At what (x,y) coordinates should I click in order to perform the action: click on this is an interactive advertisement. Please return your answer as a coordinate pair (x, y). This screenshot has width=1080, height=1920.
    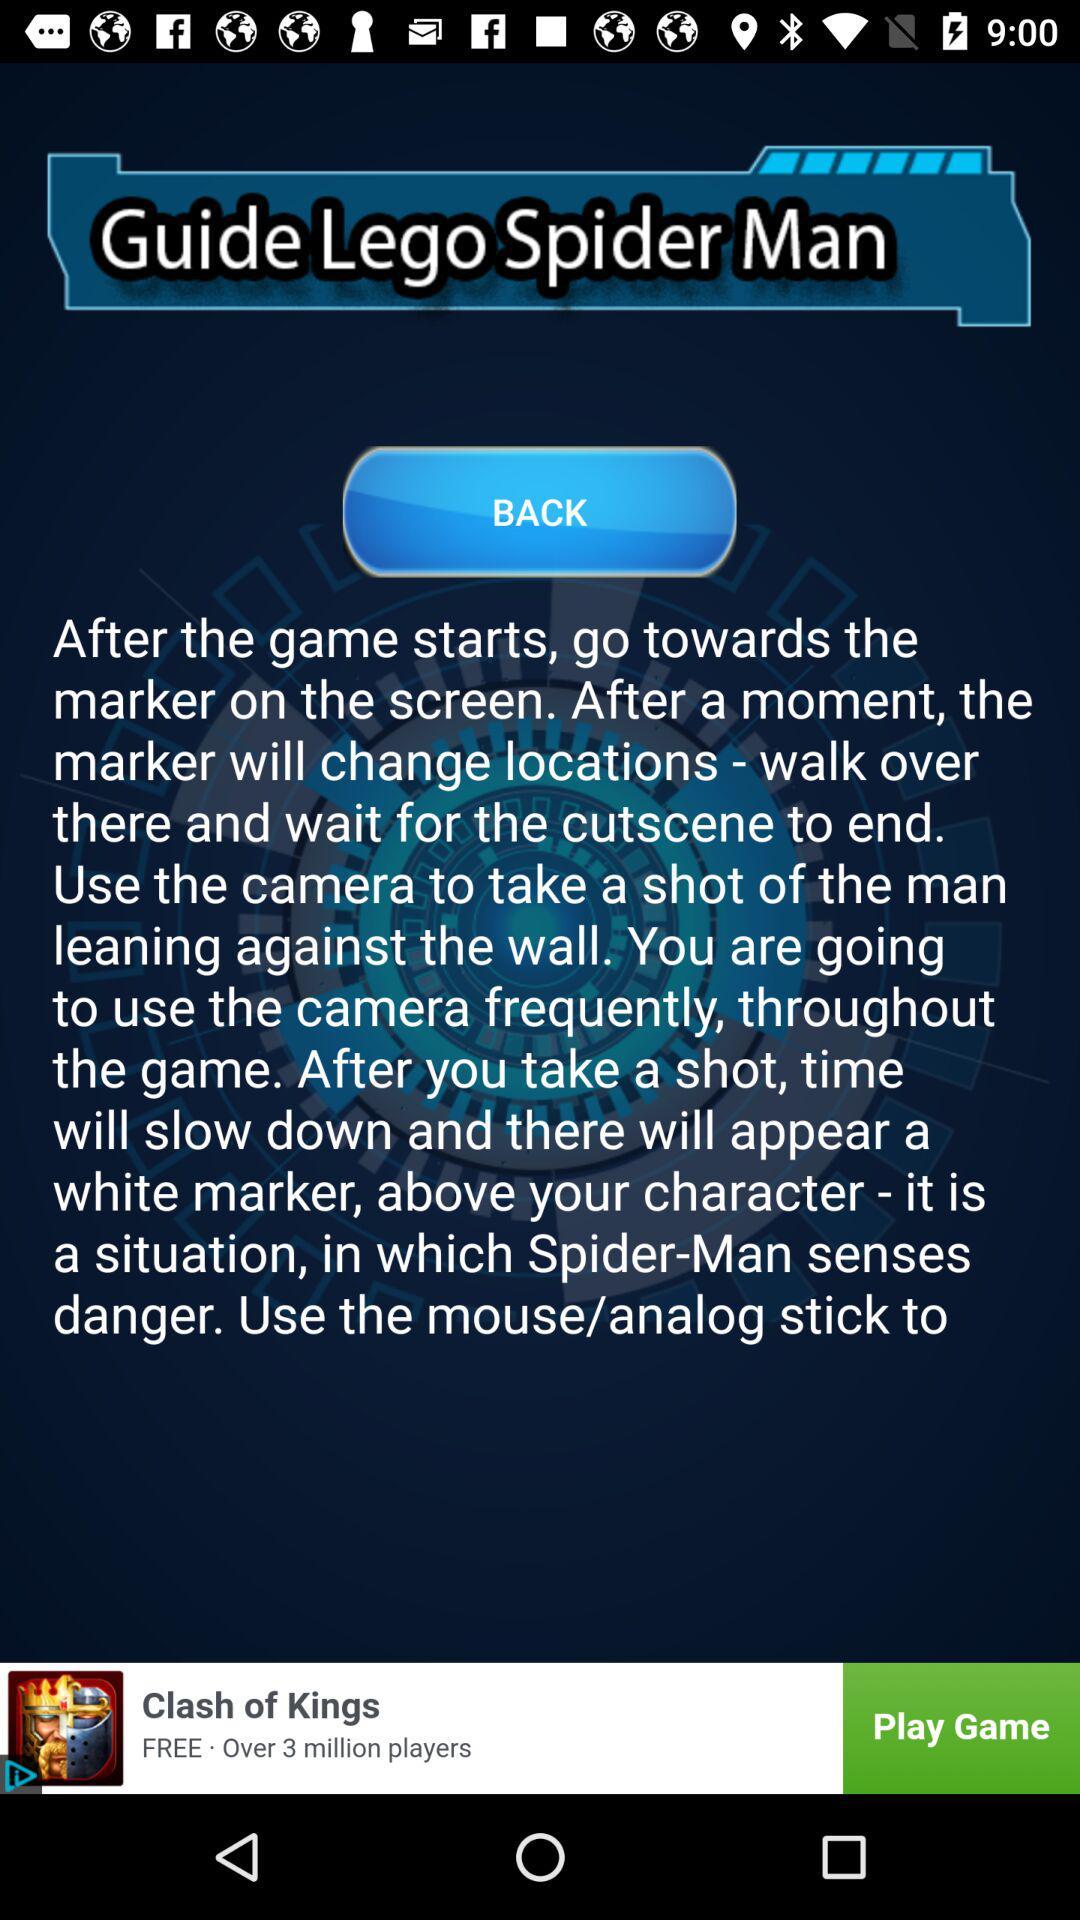
    Looking at the image, I should click on (540, 1727).